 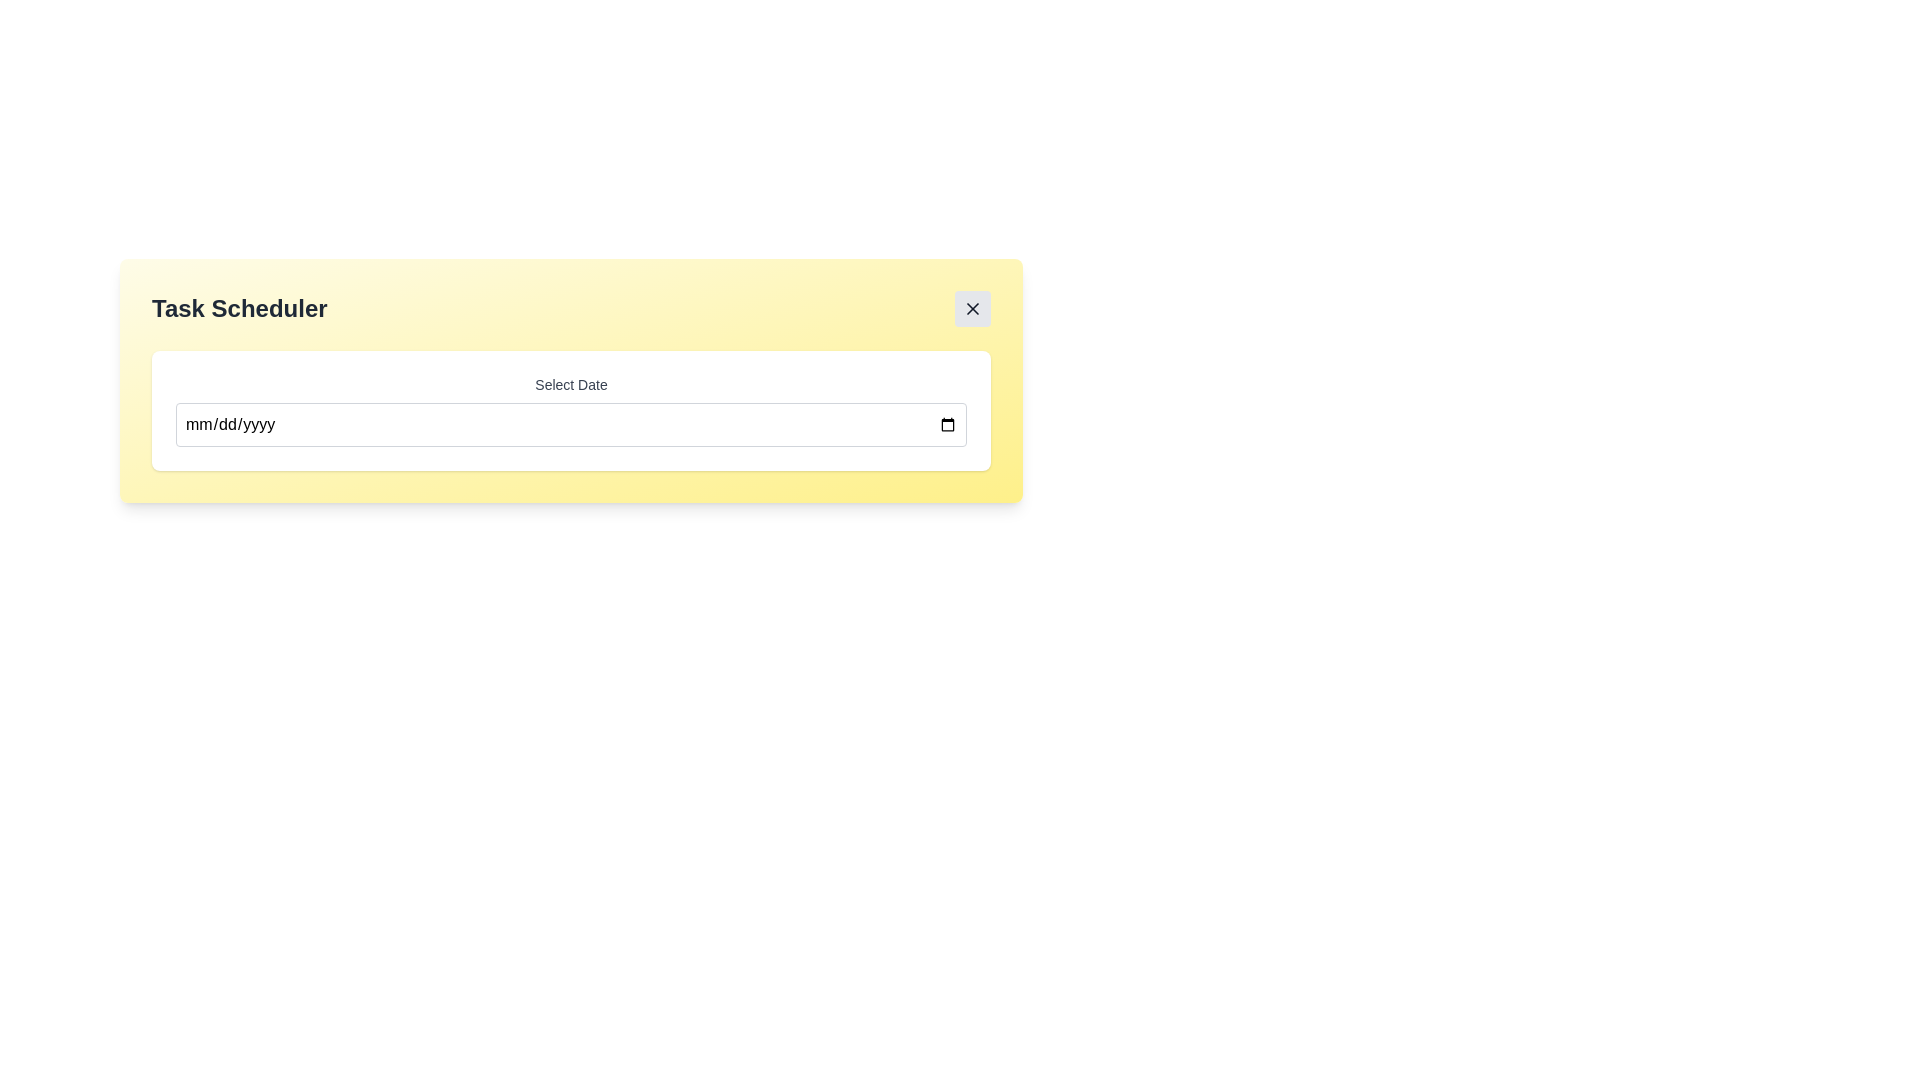 What do you see at coordinates (973, 308) in the screenshot?
I see `the 'X' icon close button located in the top-right corner of the yellow 'Task Scheduler' card to trigger its hover effect` at bounding box center [973, 308].